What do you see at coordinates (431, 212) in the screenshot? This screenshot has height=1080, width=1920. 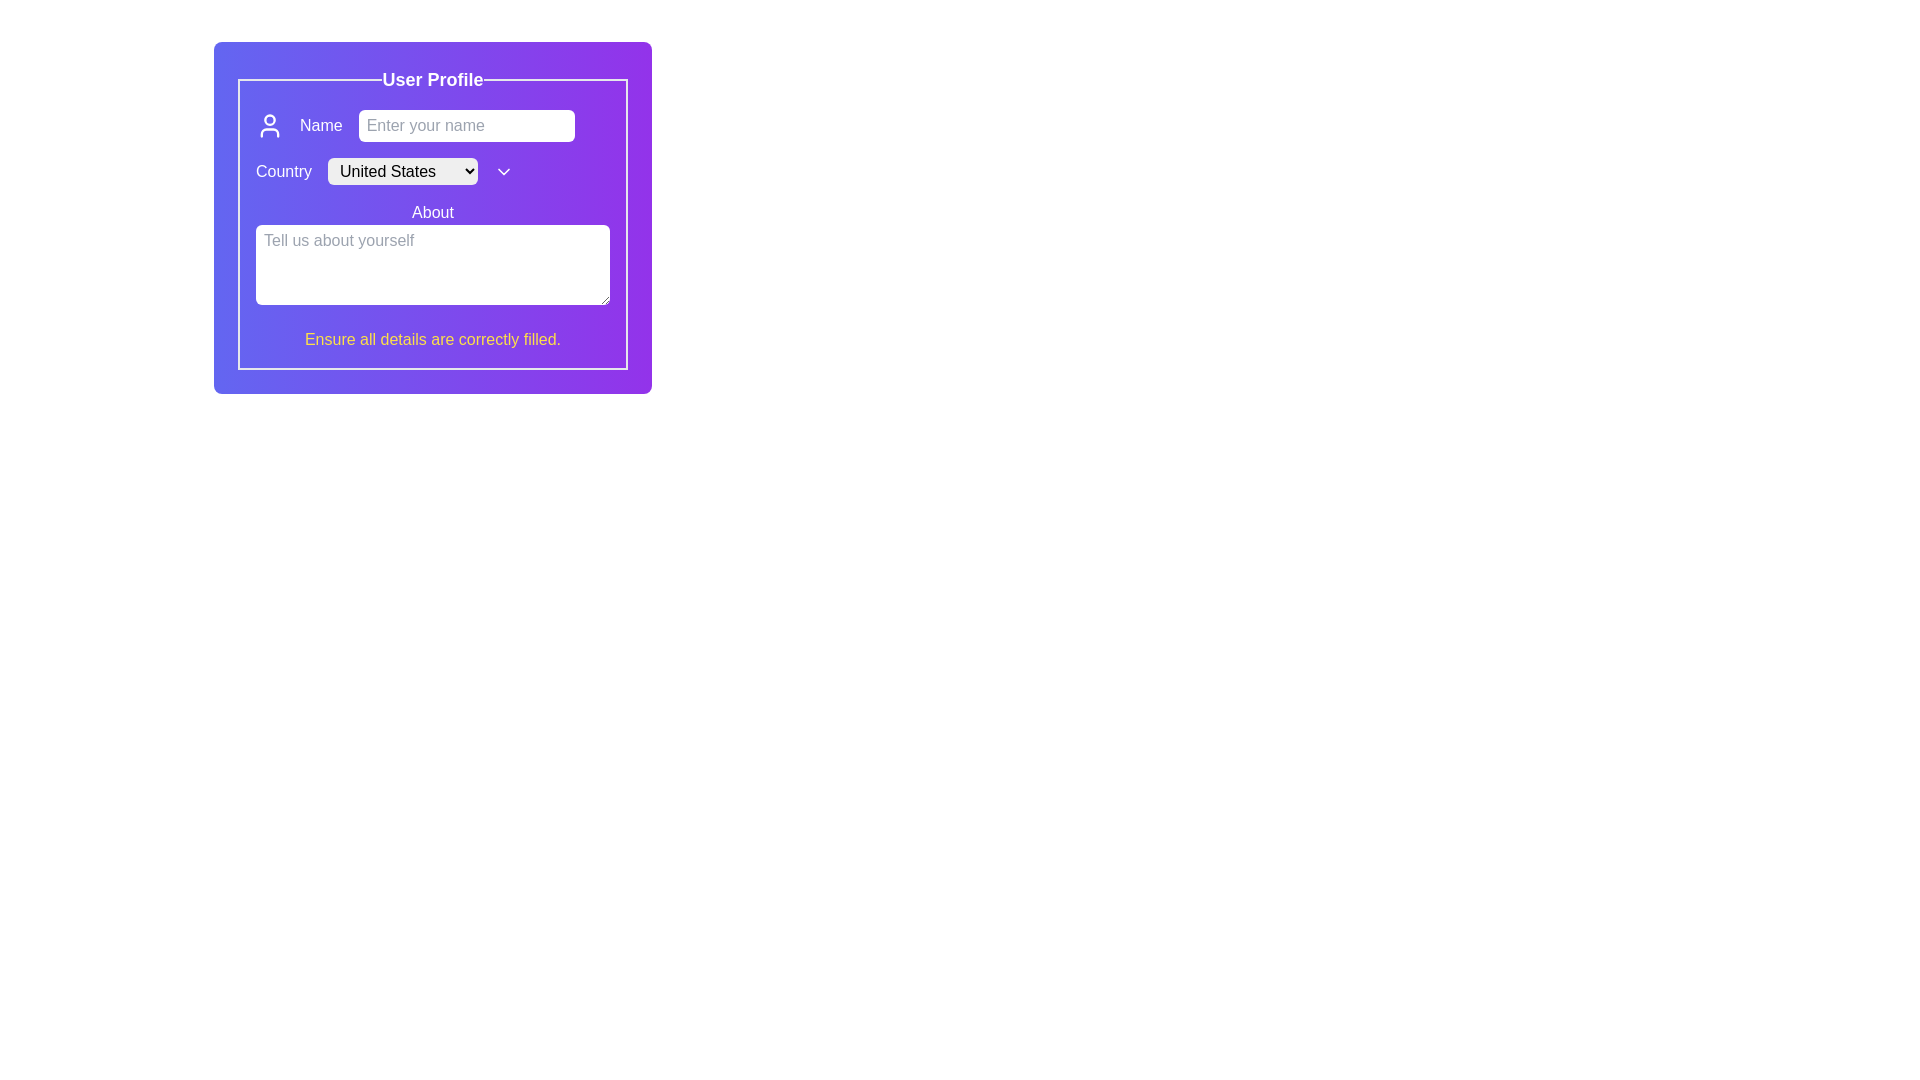 I see `the static text label located above the multi-line text input labeled 'Tell us about yourself'` at bounding box center [431, 212].